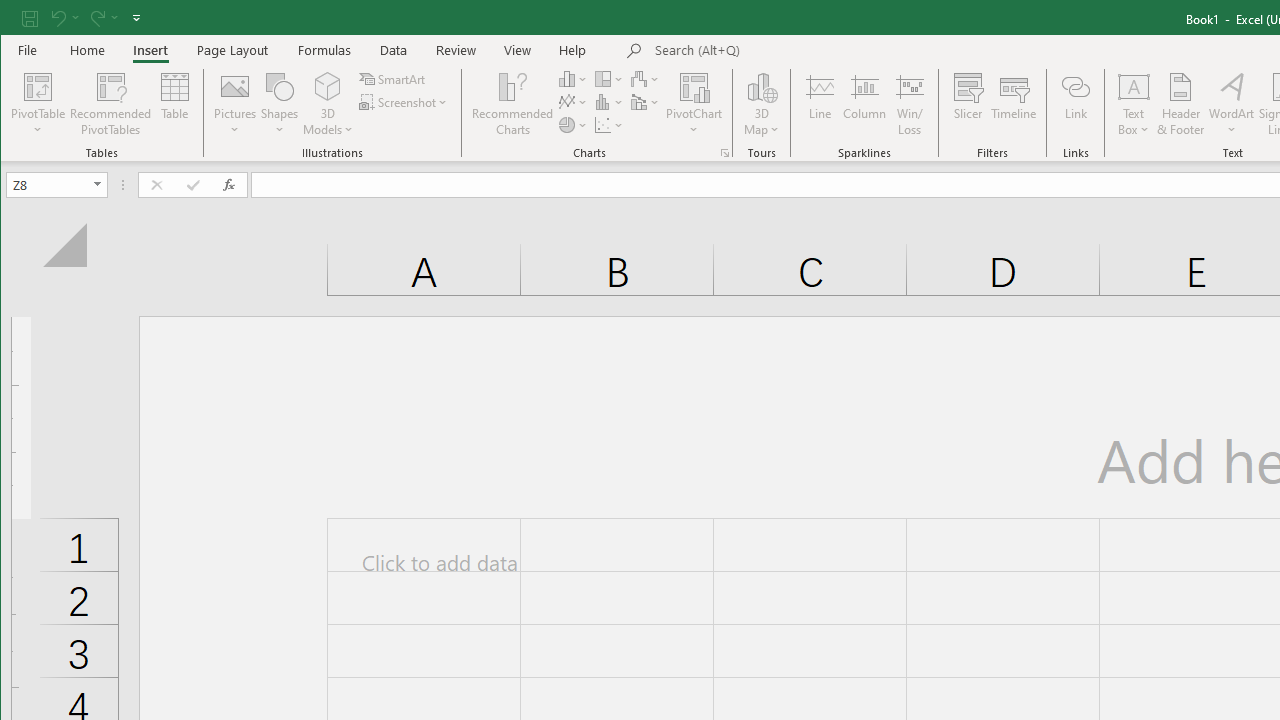 This screenshot has height=720, width=1280. I want to click on 'Insert Line or Area Chart', so click(572, 102).